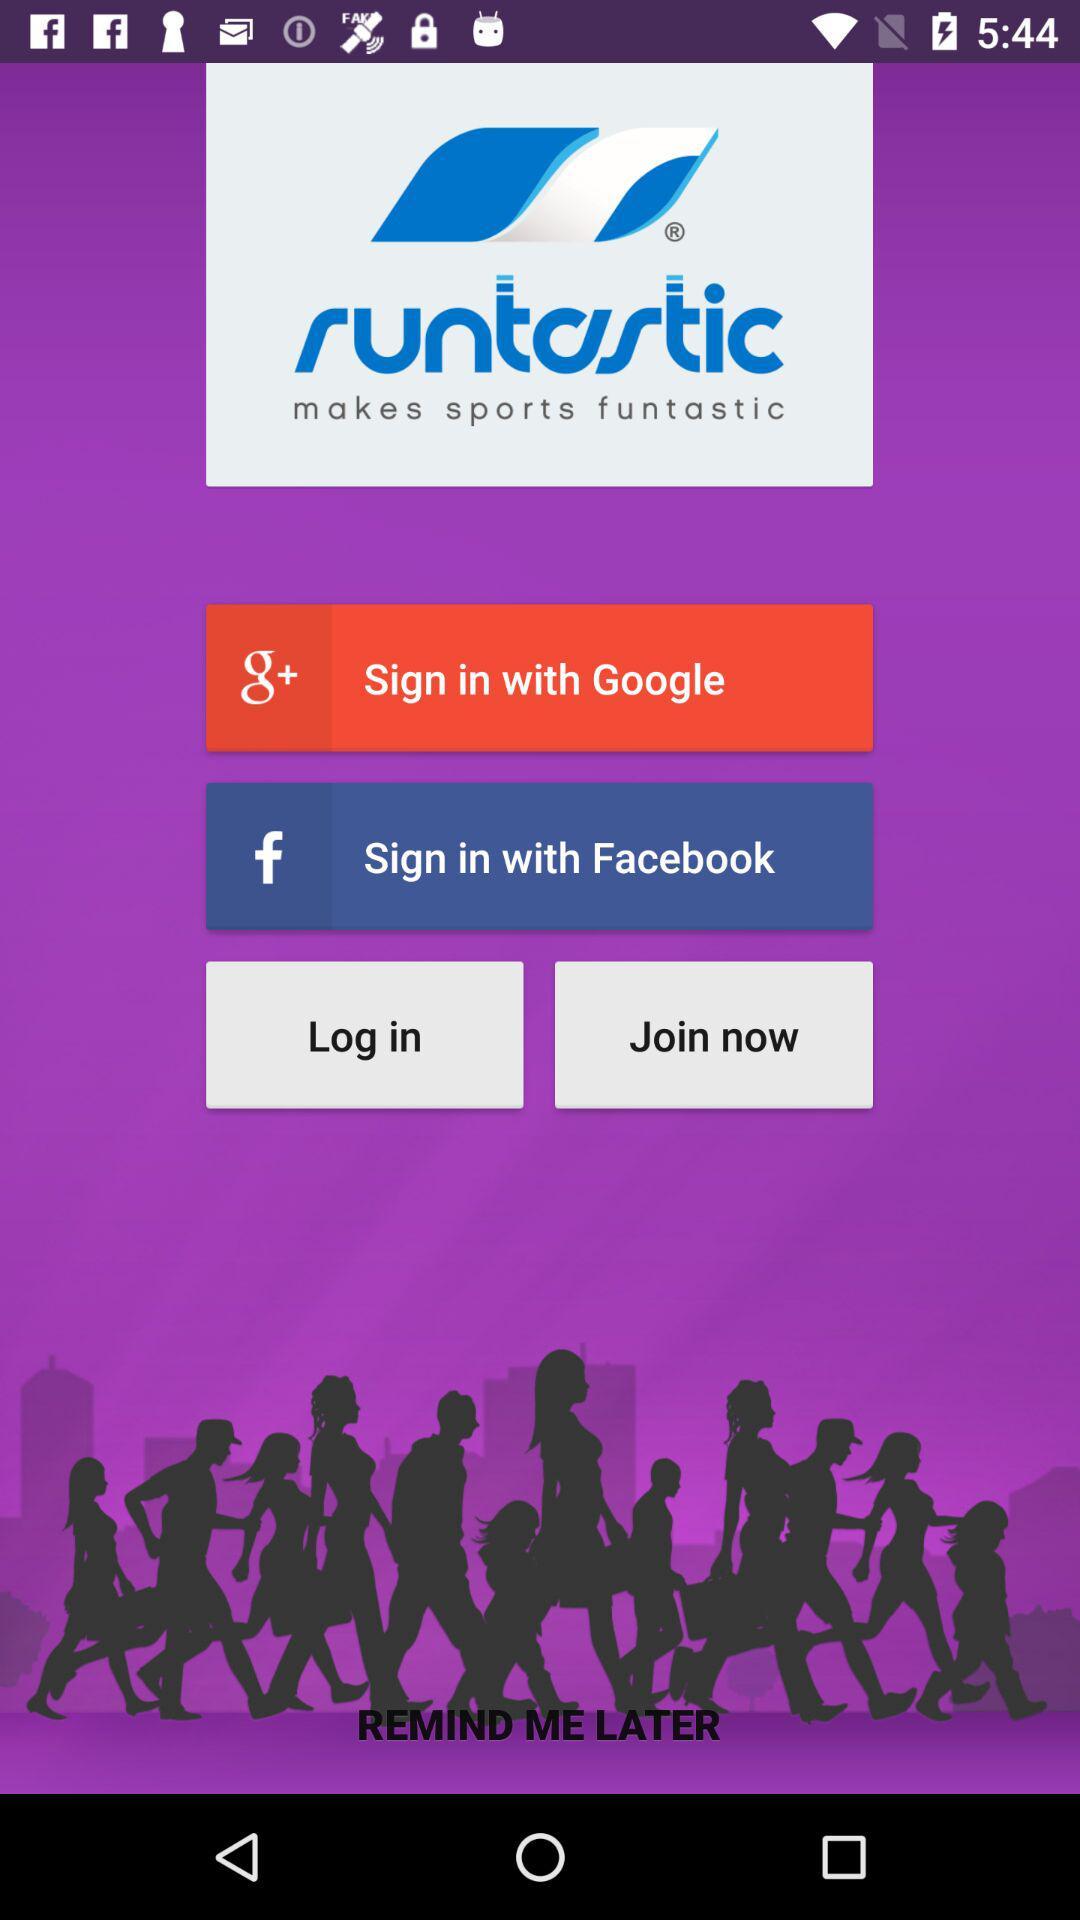 The width and height of the screenshot is (1080, 1920). Describe the element at coordinates (712, 1035) in the screenshot. I see `the icon below the sign in with` at that location.